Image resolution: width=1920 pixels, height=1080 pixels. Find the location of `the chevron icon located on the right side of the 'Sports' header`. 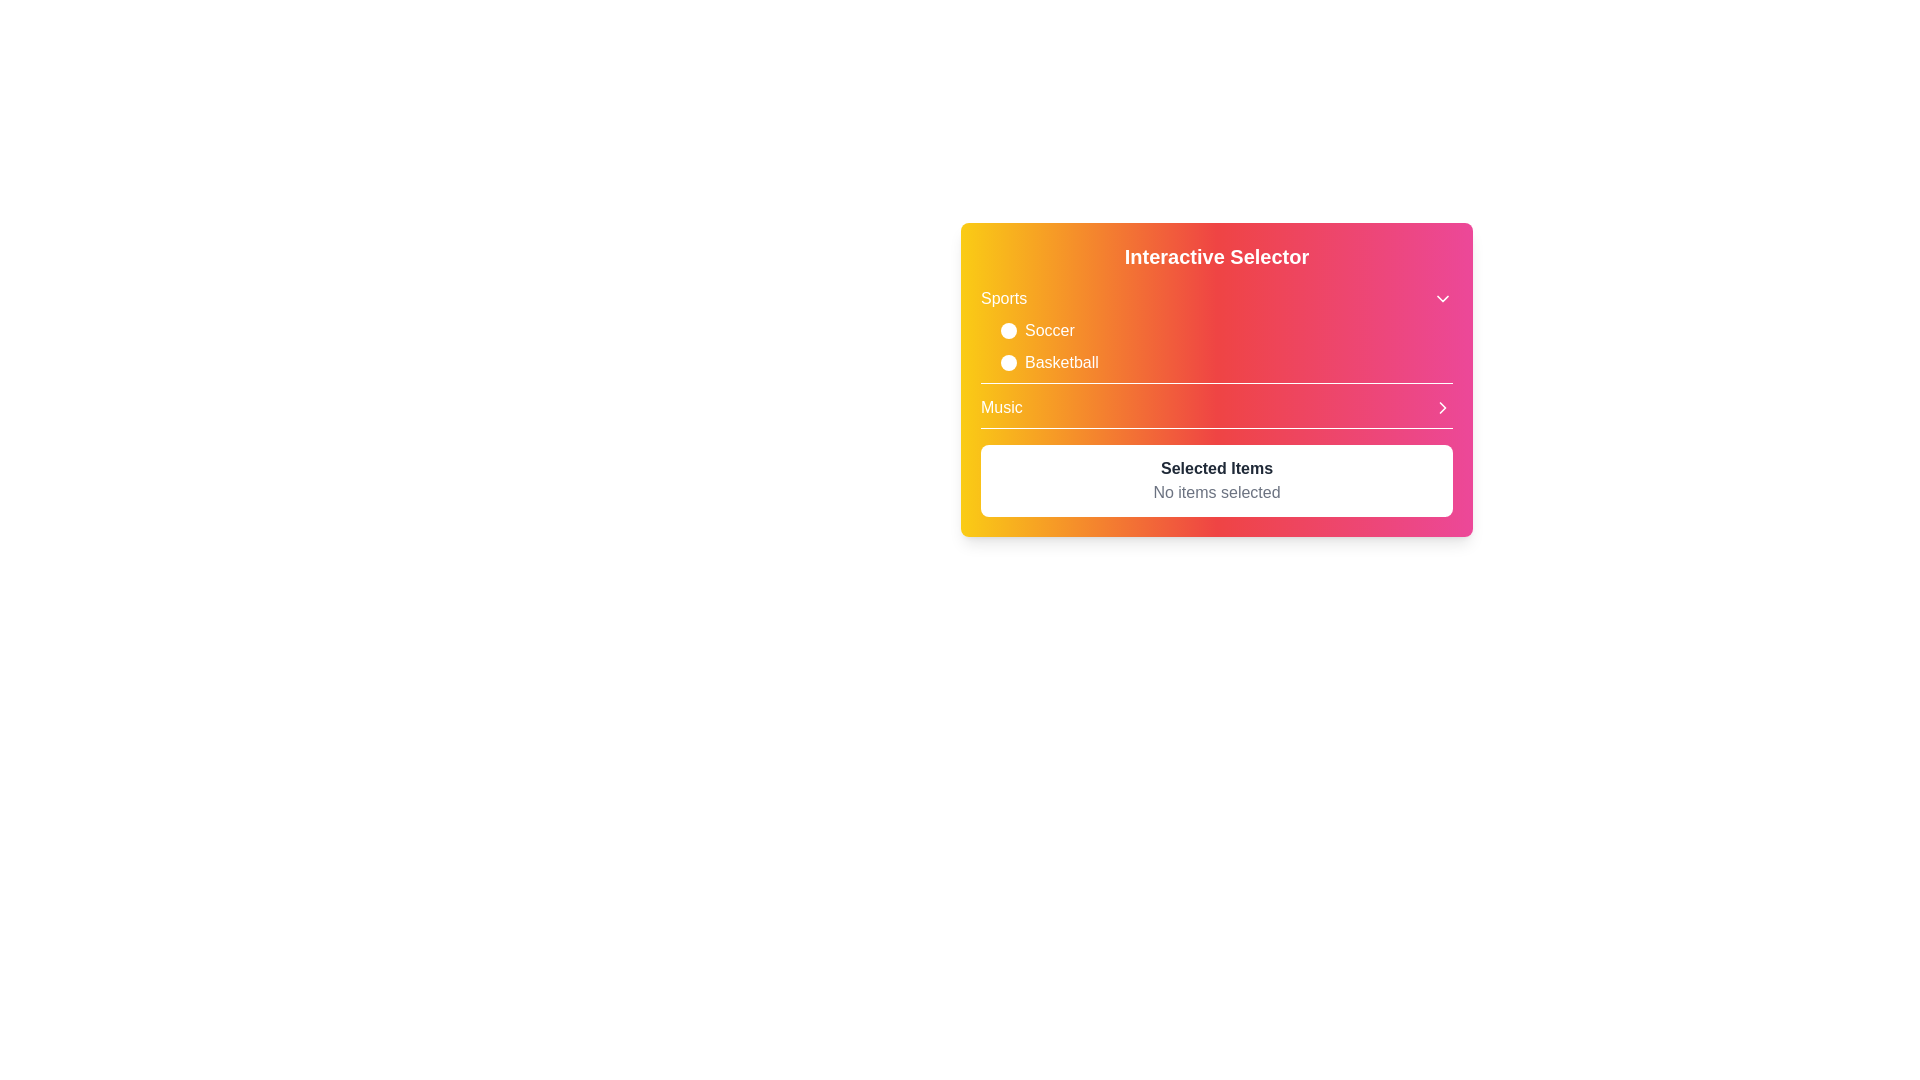

the chevron icon located on the right side of the 'Sports' header is located at coordinates (1443, 299).